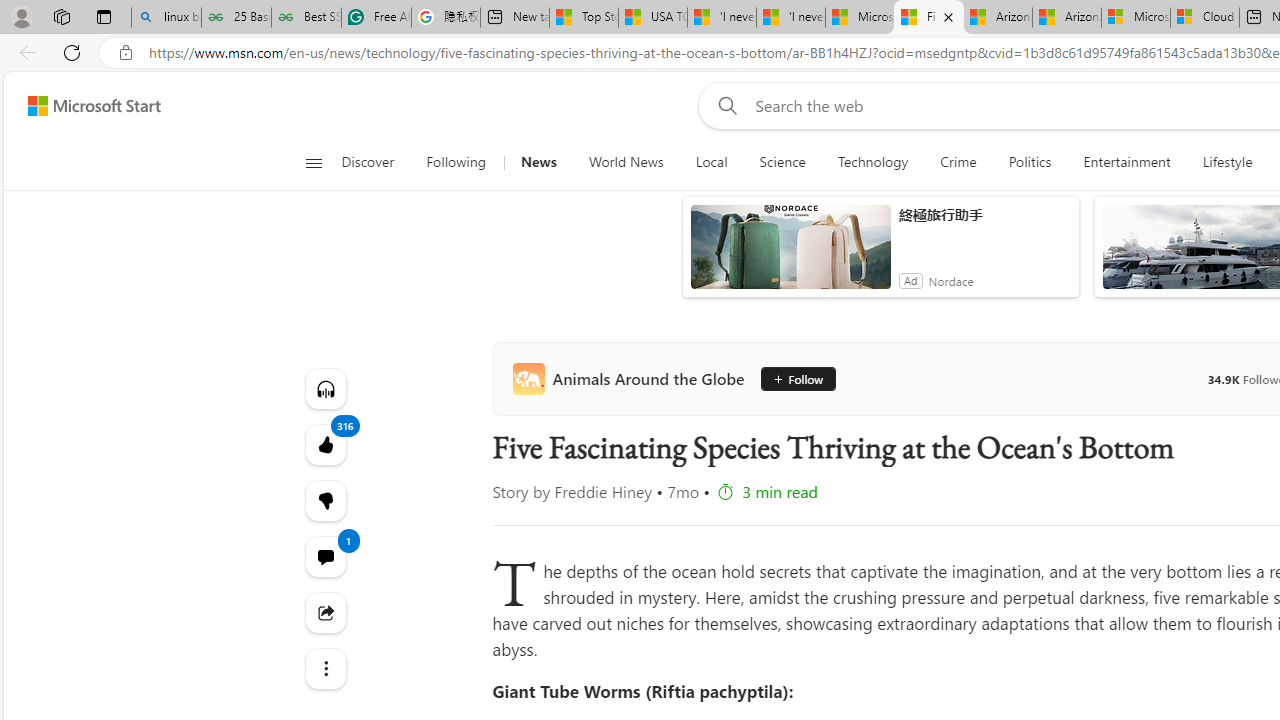  I want to click on 'Best SSL Certificates Provider in India - GeeksforGeeks', so click(304, 17).